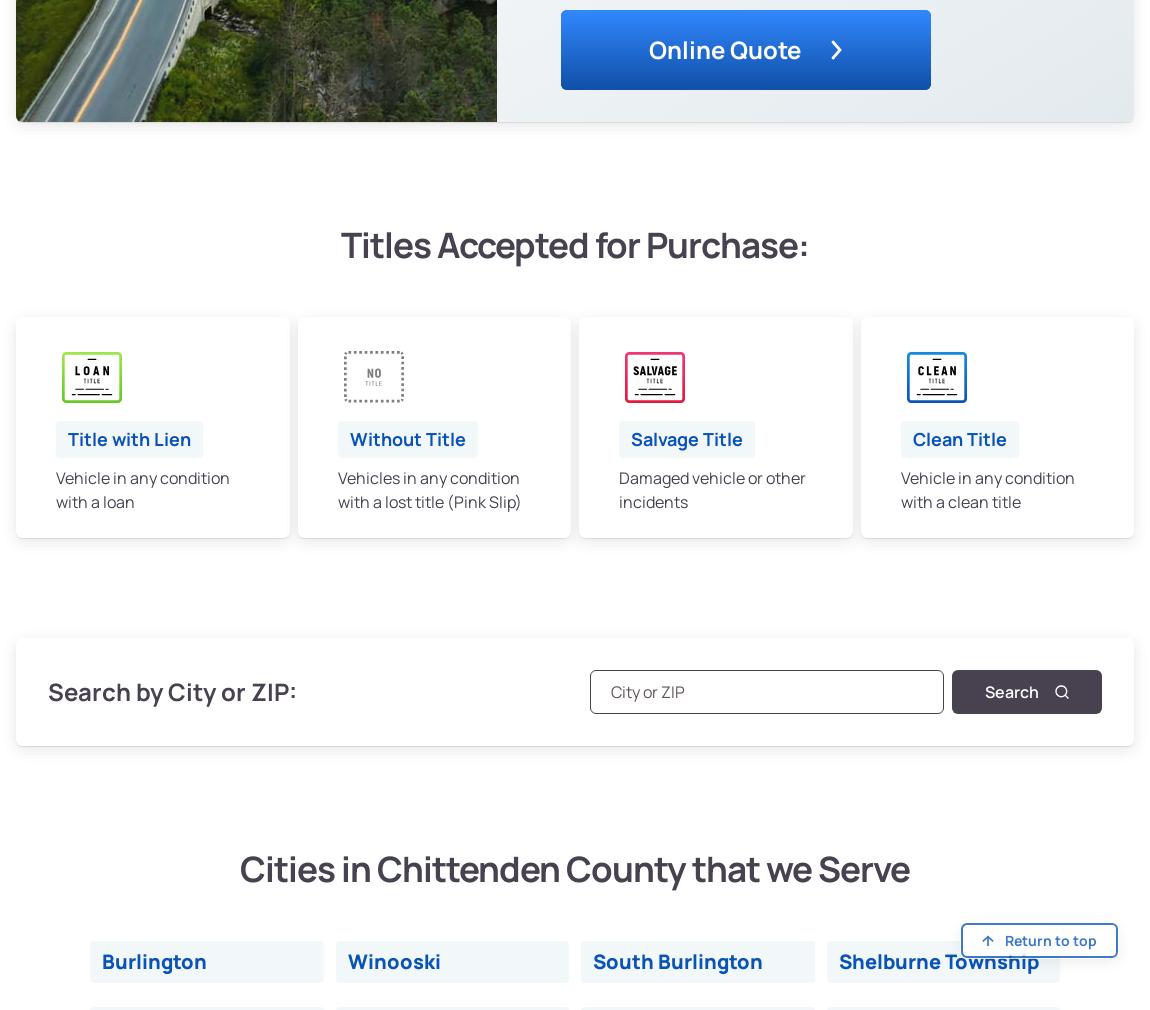  I want to click on 'Vehicle in any condition with a loan', so click(141, 489).